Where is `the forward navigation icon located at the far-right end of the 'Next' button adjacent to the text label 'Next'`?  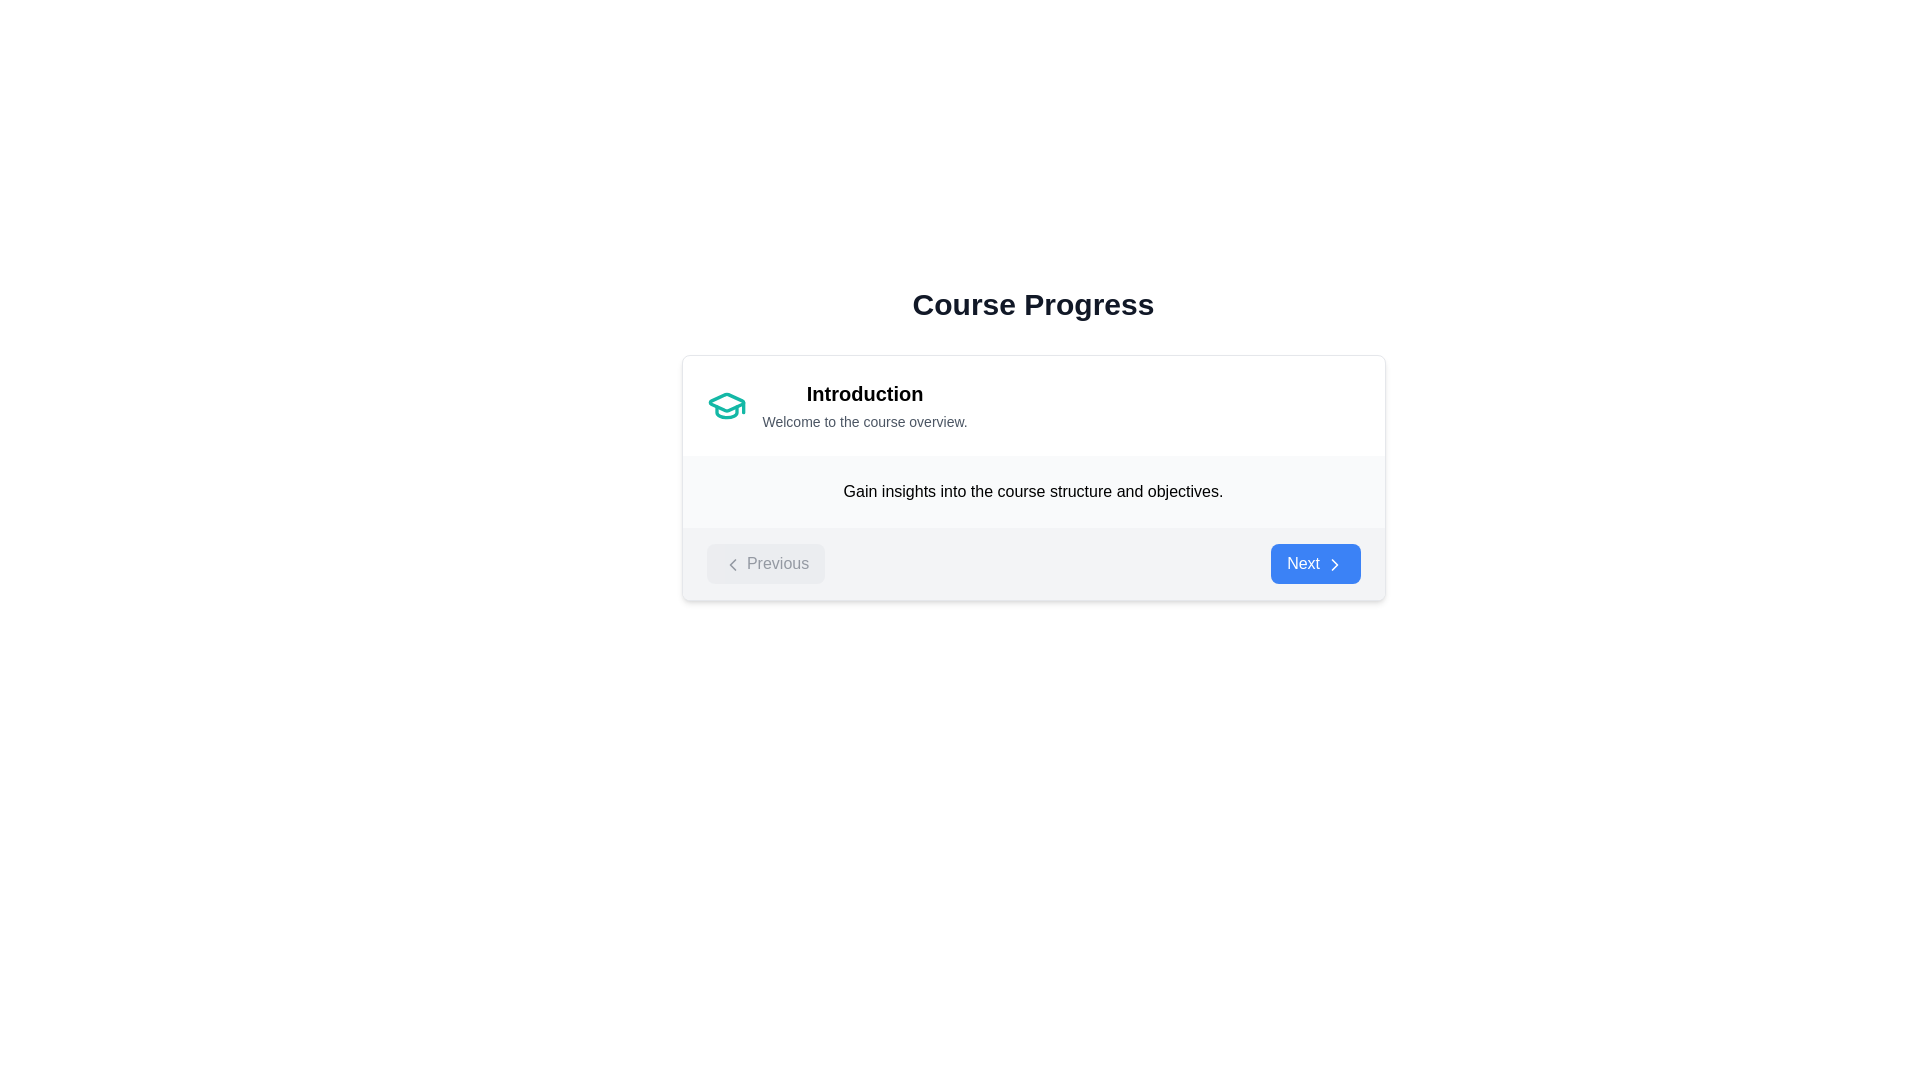 the forward navigation icon located at the far-right end of the 'Next' button adjacent to the text label 'Next' is located at coordinates (1334, 564).